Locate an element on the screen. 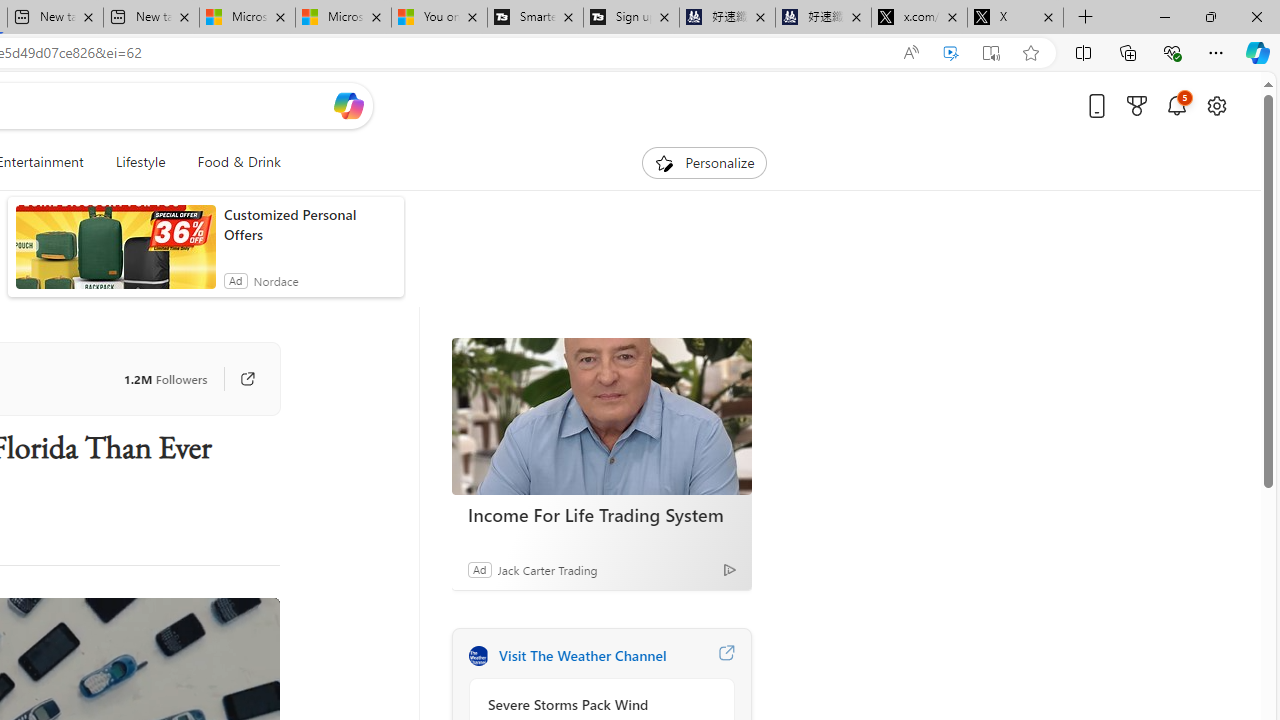 Image resolution: width=1280 pixels, height=720 pixels. 'The Weather Channel' is located at coordinates (477, 655).